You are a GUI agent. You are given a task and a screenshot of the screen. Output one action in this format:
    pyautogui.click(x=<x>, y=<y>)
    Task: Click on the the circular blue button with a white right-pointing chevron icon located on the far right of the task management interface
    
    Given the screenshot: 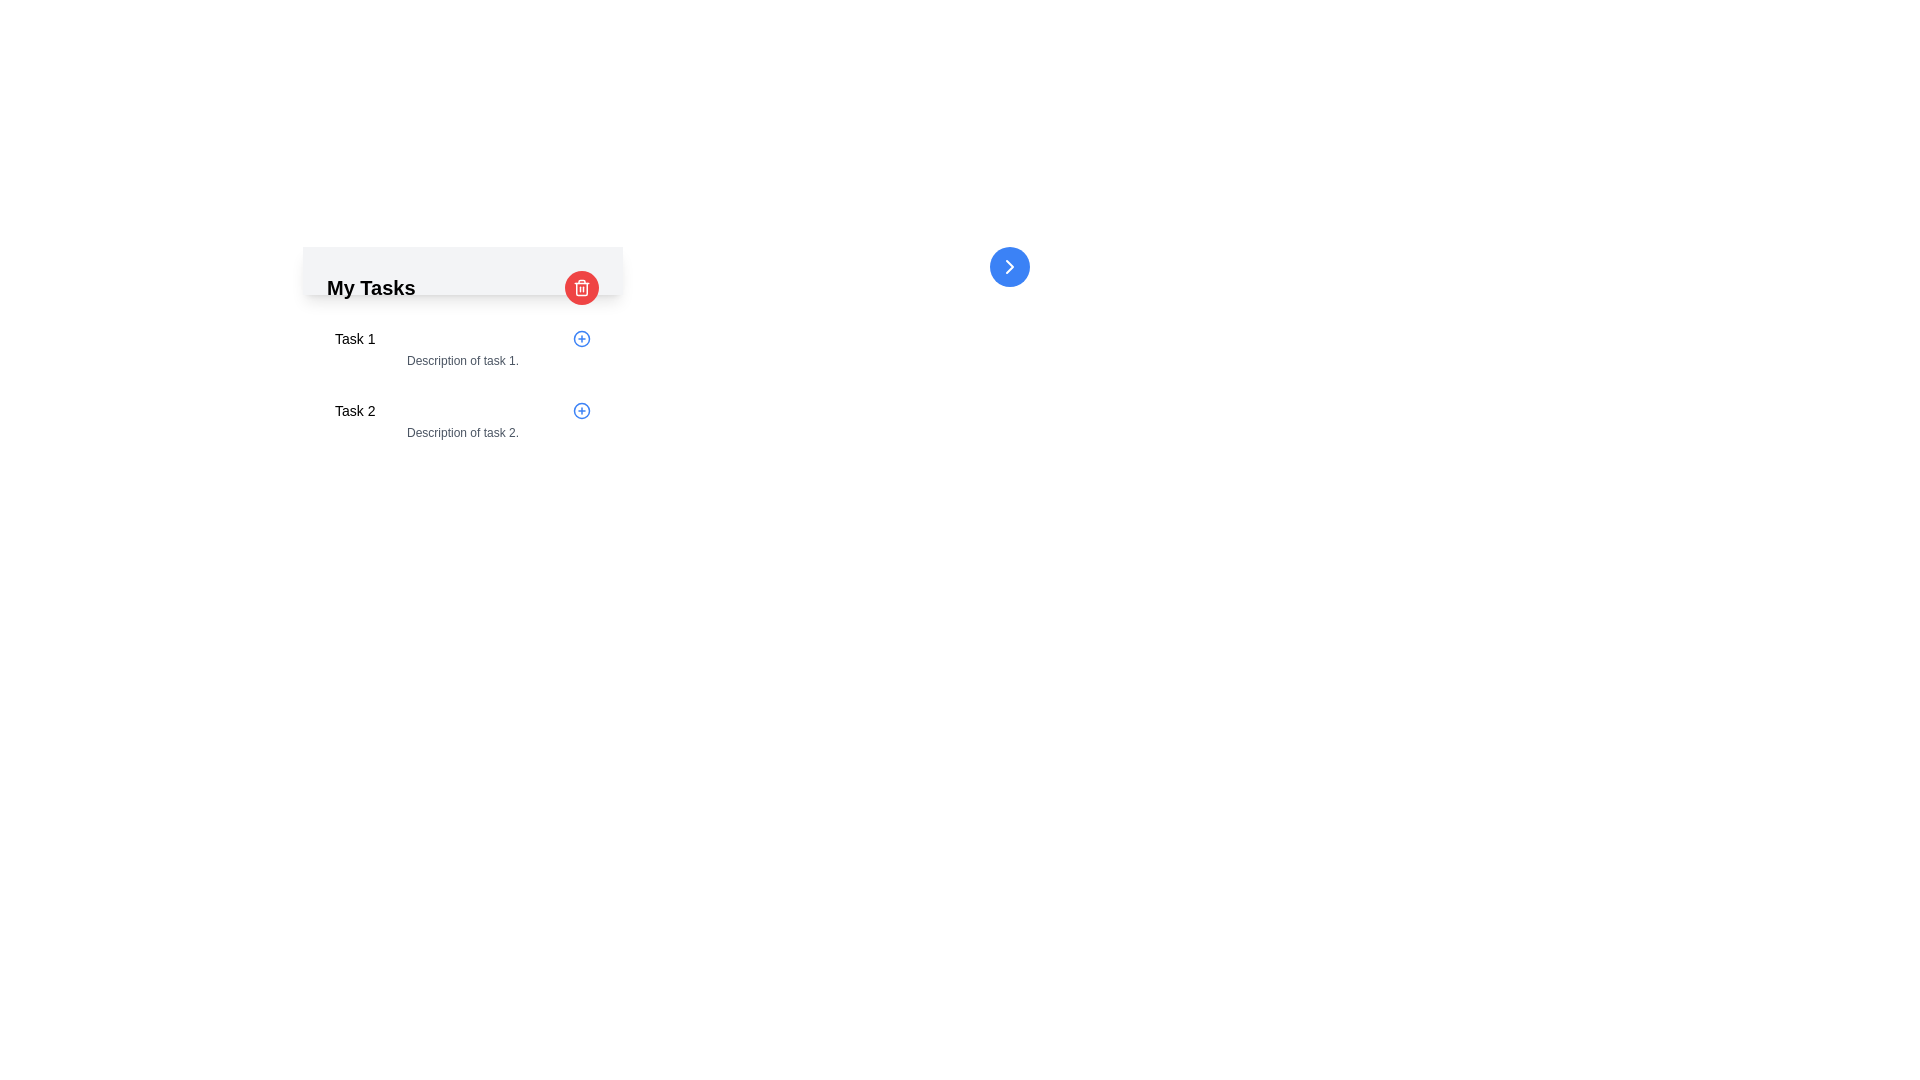 What is the action you would take?
    pyautogui.click(x=1009, y=265)
    